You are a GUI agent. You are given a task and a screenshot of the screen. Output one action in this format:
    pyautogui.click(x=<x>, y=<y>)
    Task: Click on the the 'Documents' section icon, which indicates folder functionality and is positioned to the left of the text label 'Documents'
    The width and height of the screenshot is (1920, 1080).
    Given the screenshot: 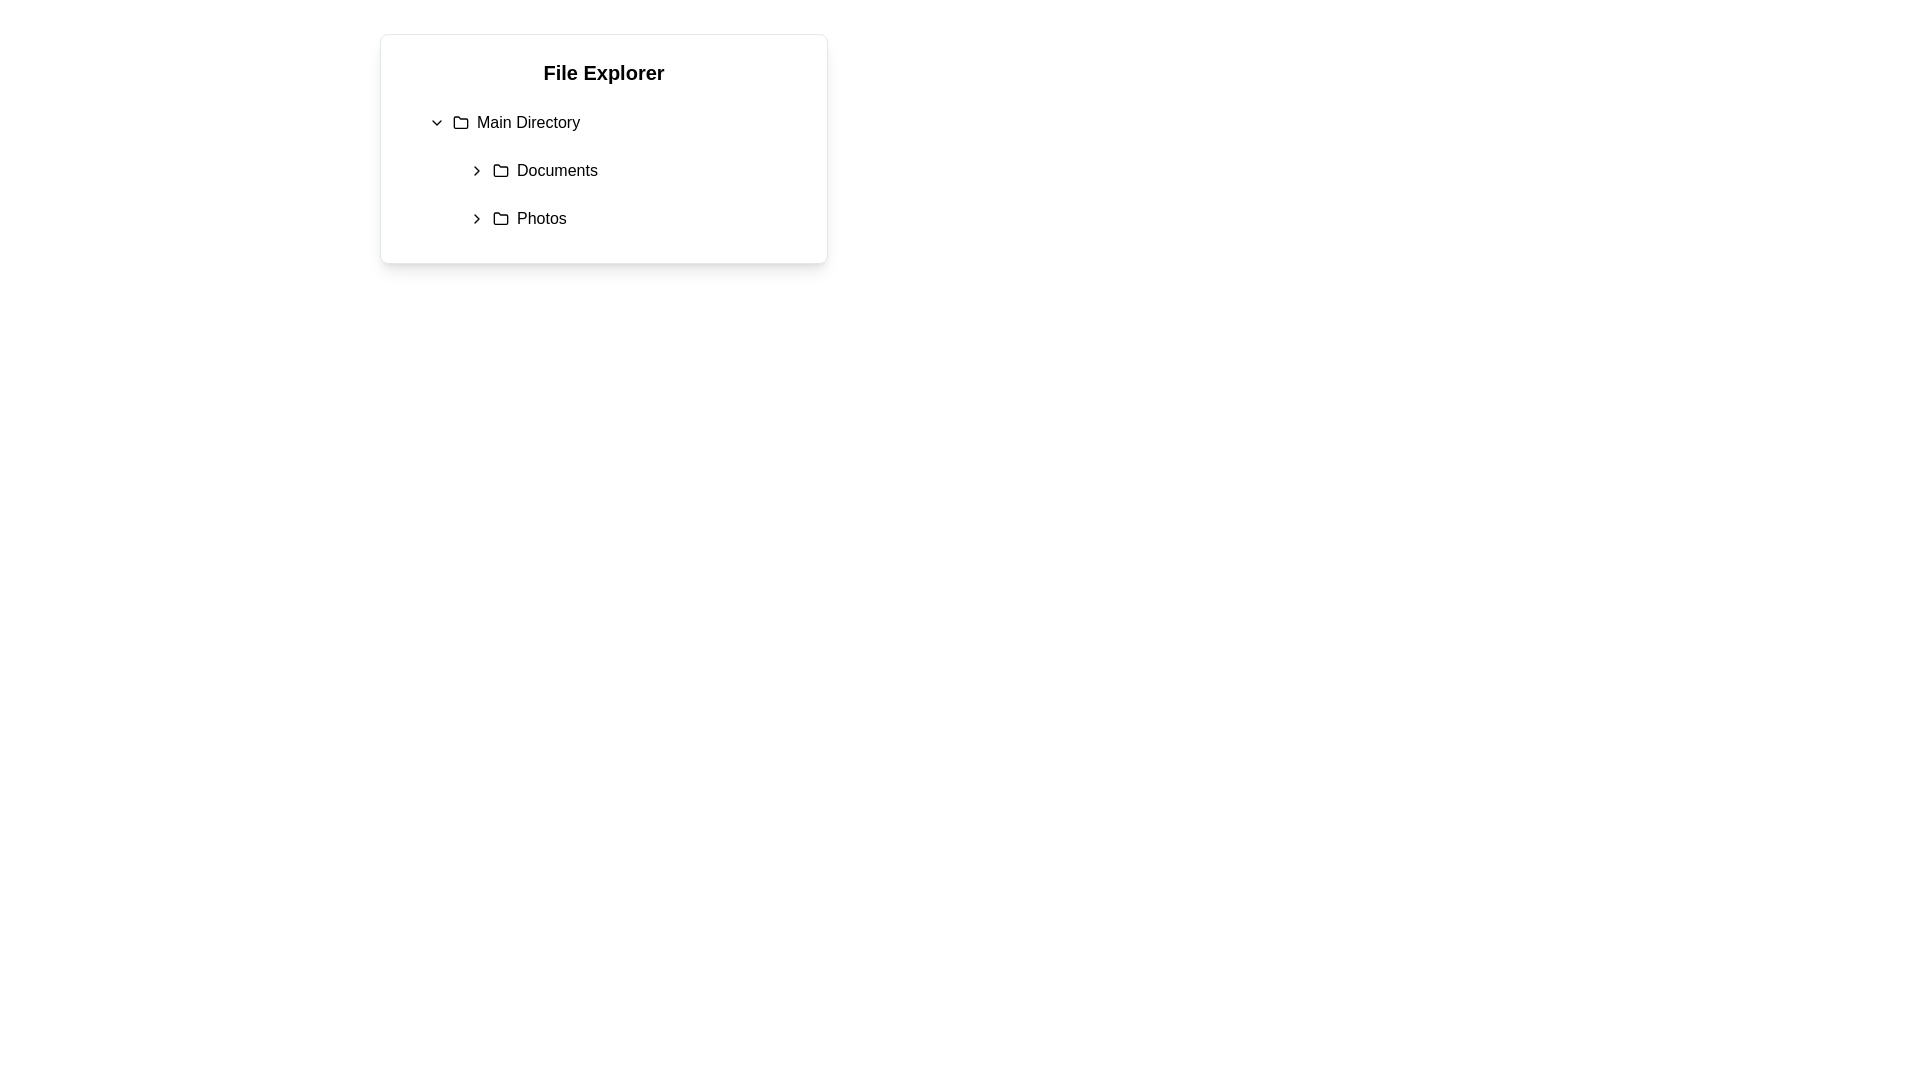 What is the action you would take?
    pyautogui.click(x=500, y=169)
    